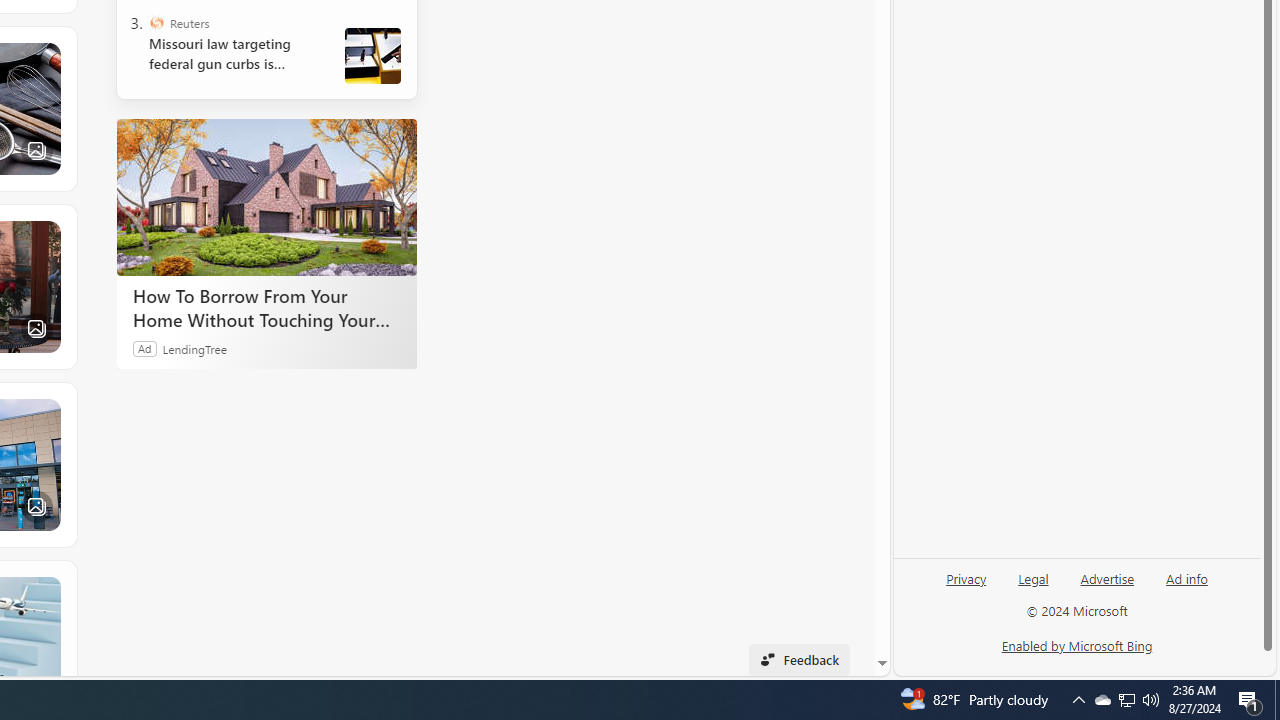 The width and height of the screenshot is (1280, 720). I want to click on 'Legal', so click(1033, 577).